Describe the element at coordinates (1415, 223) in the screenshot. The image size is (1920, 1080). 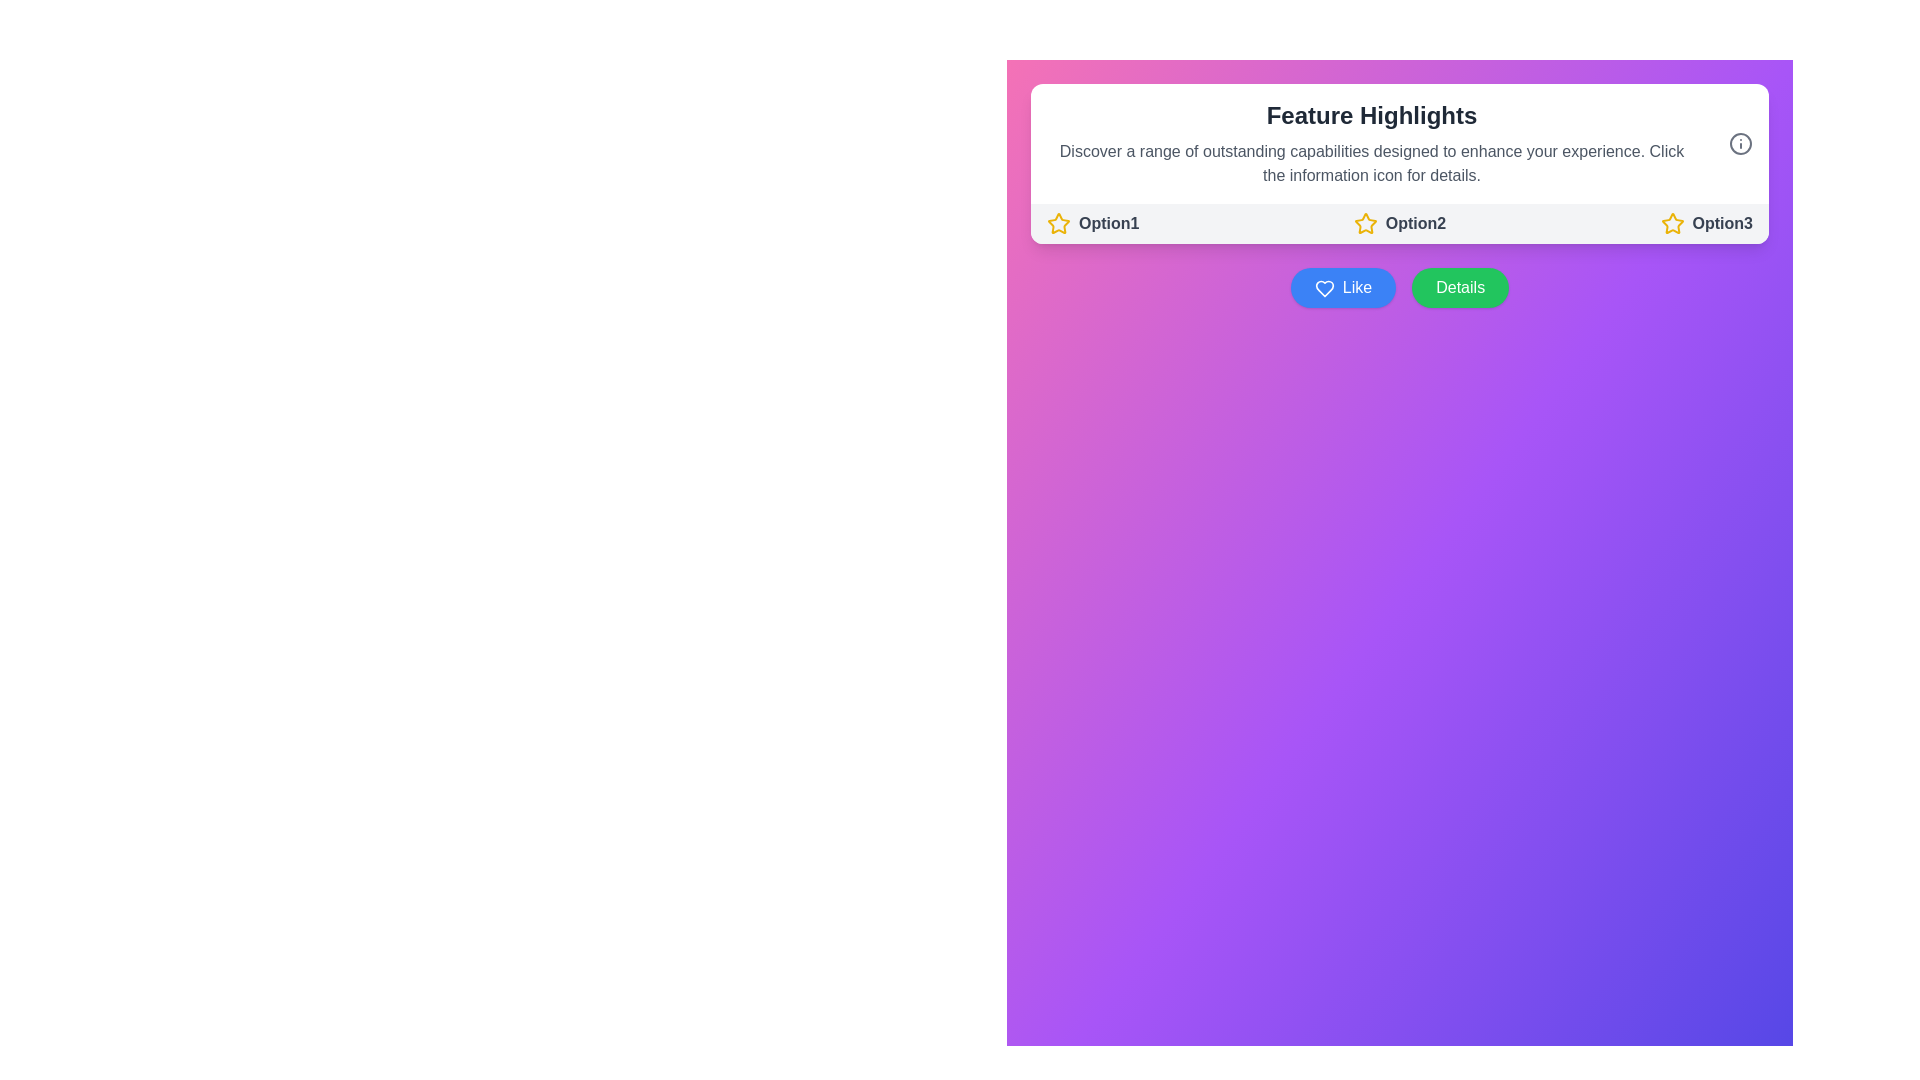
I see `the text component displaying 'Option2', which is bold and dark gray, located to the right of a yellow star icon in the 'Feature Highlights' section` at that location.